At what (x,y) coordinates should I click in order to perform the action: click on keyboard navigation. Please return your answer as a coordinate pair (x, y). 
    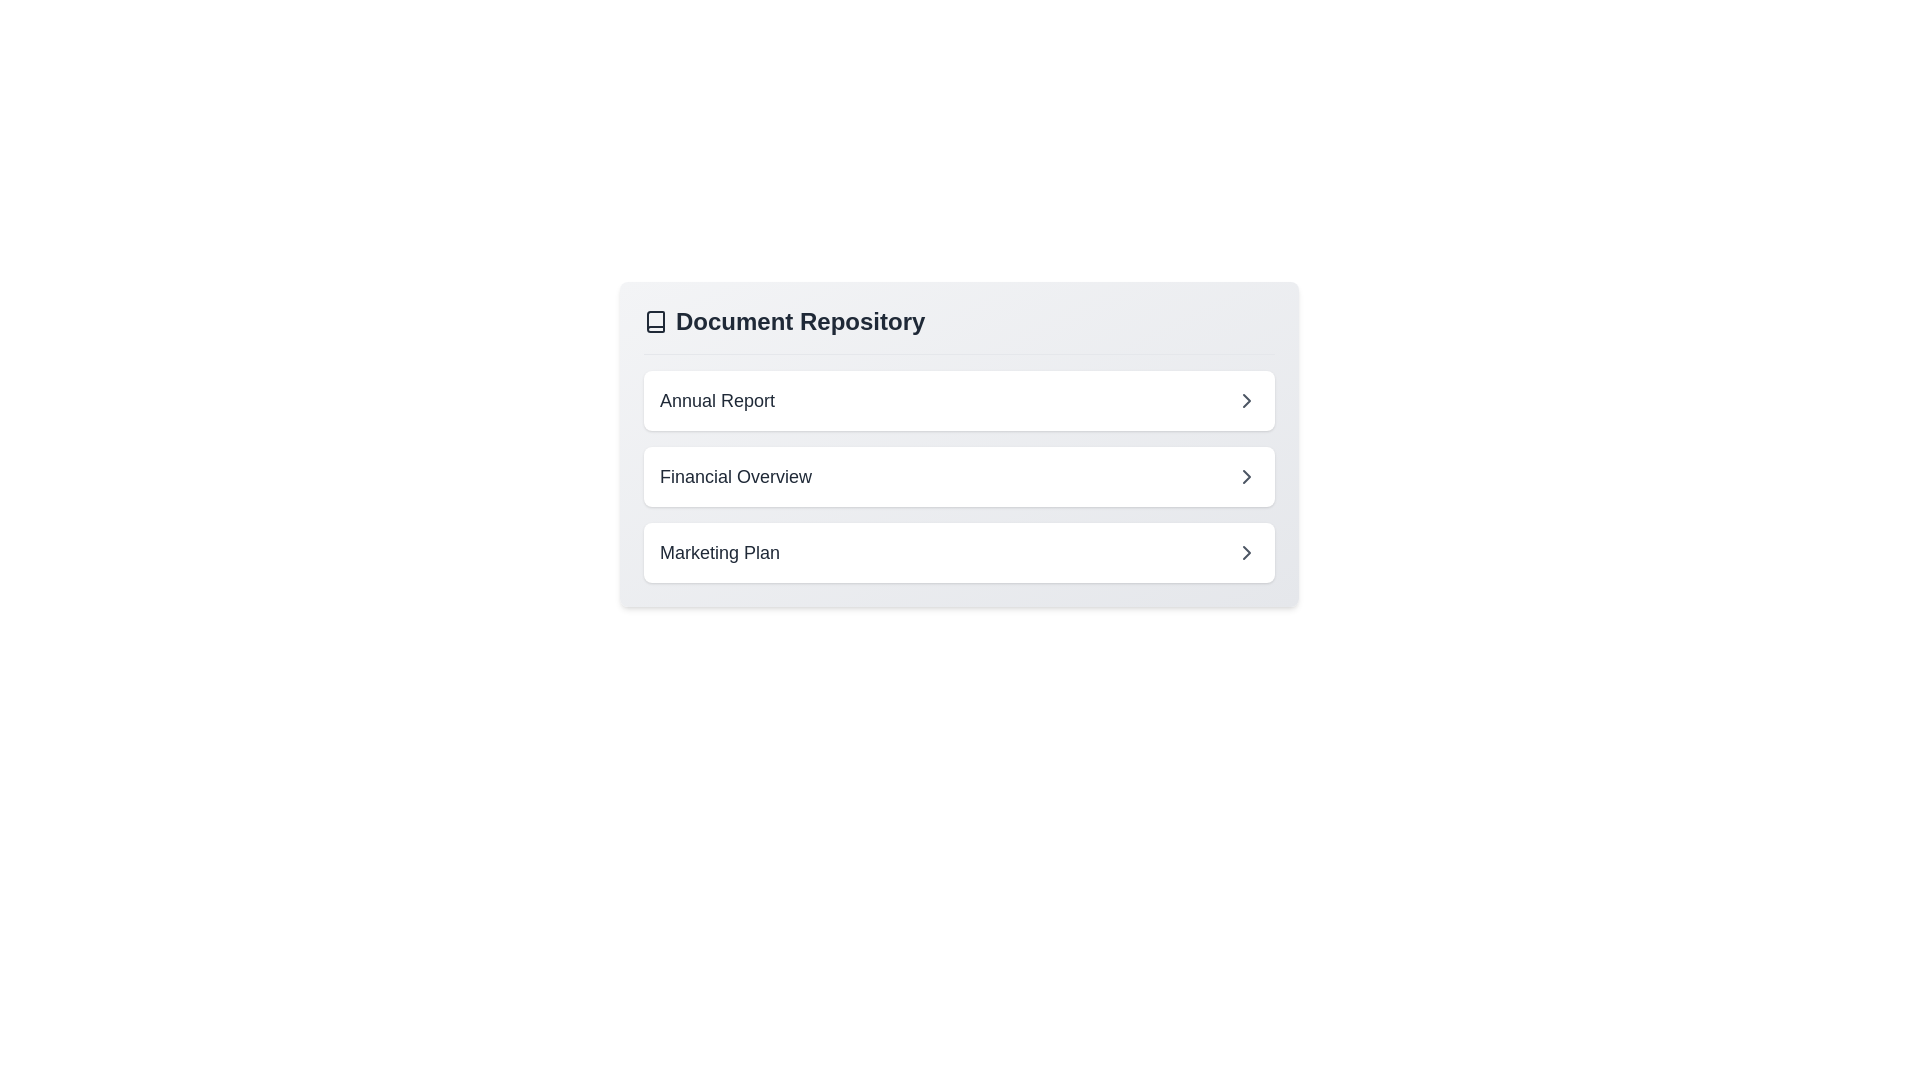
    Looking at the image, I should click on (1246, 477).